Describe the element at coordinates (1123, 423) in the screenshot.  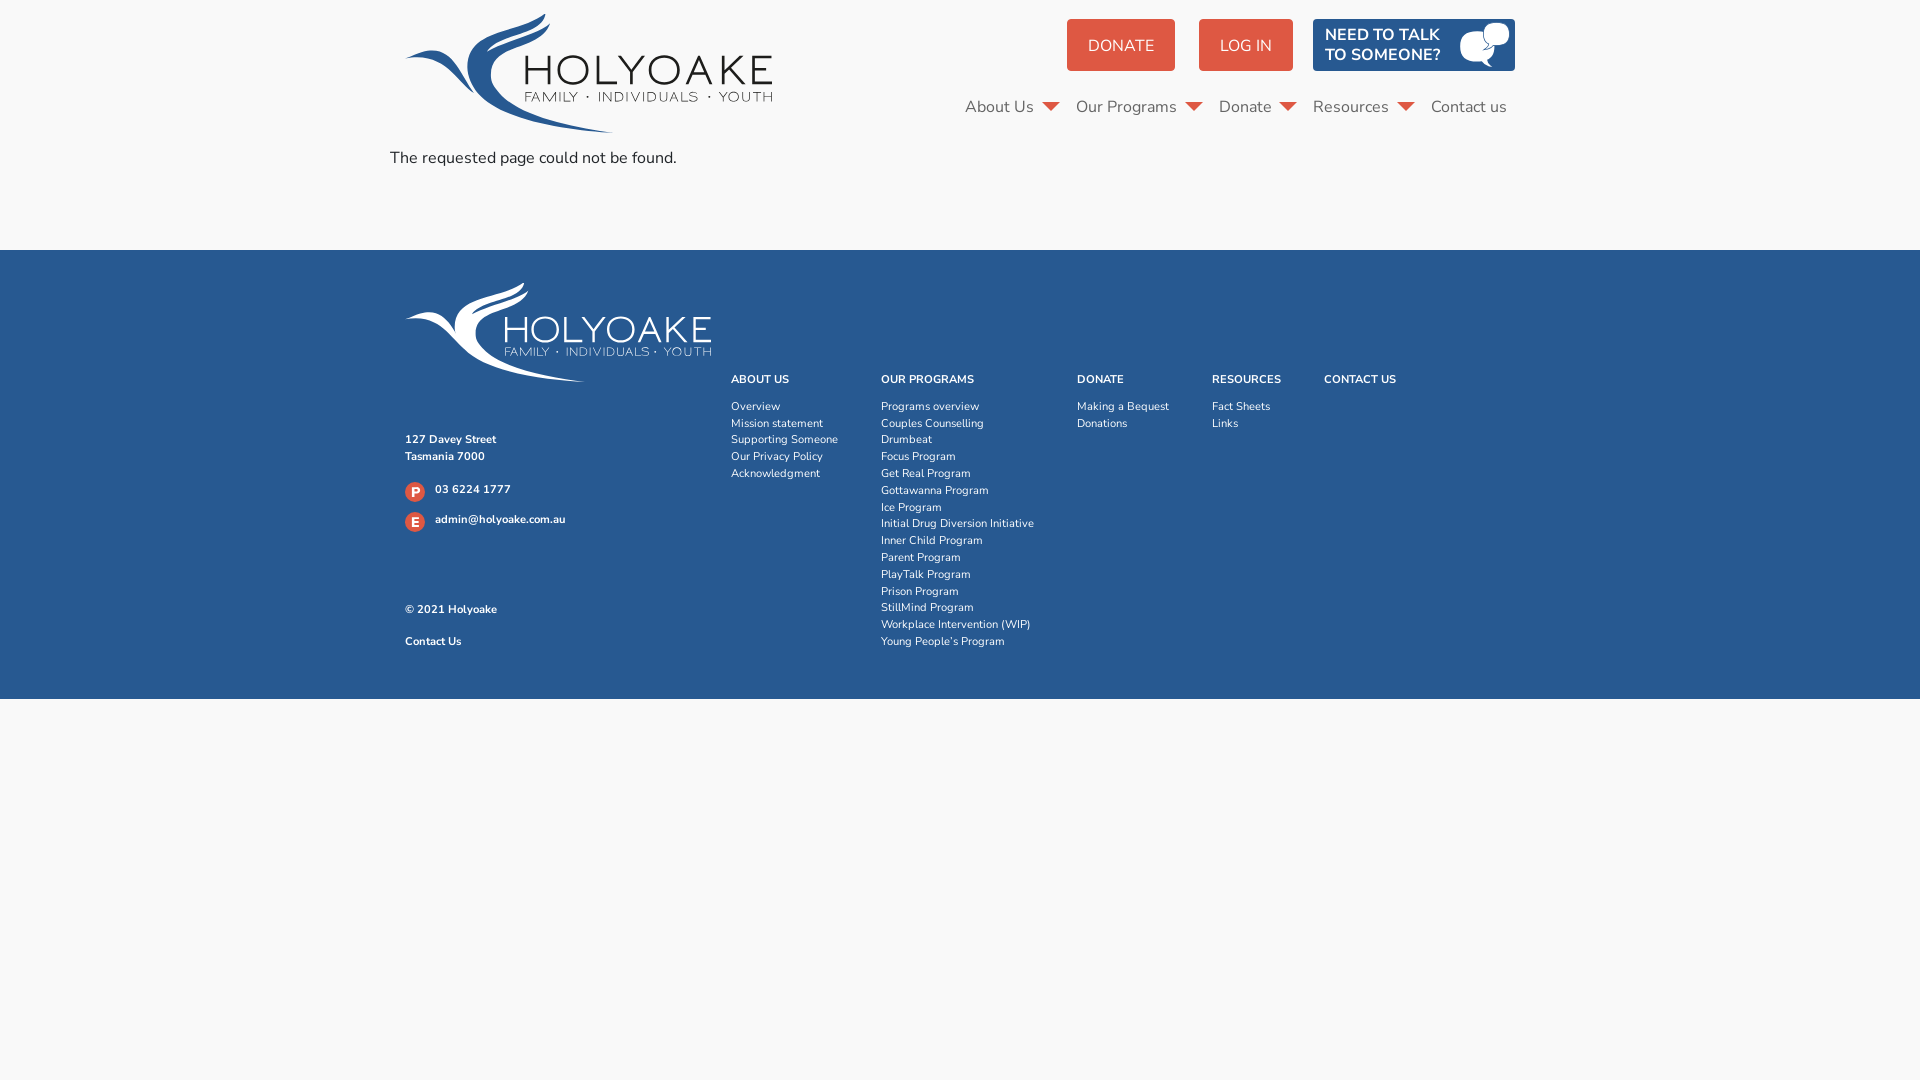
I see `'Donations'` at that location.